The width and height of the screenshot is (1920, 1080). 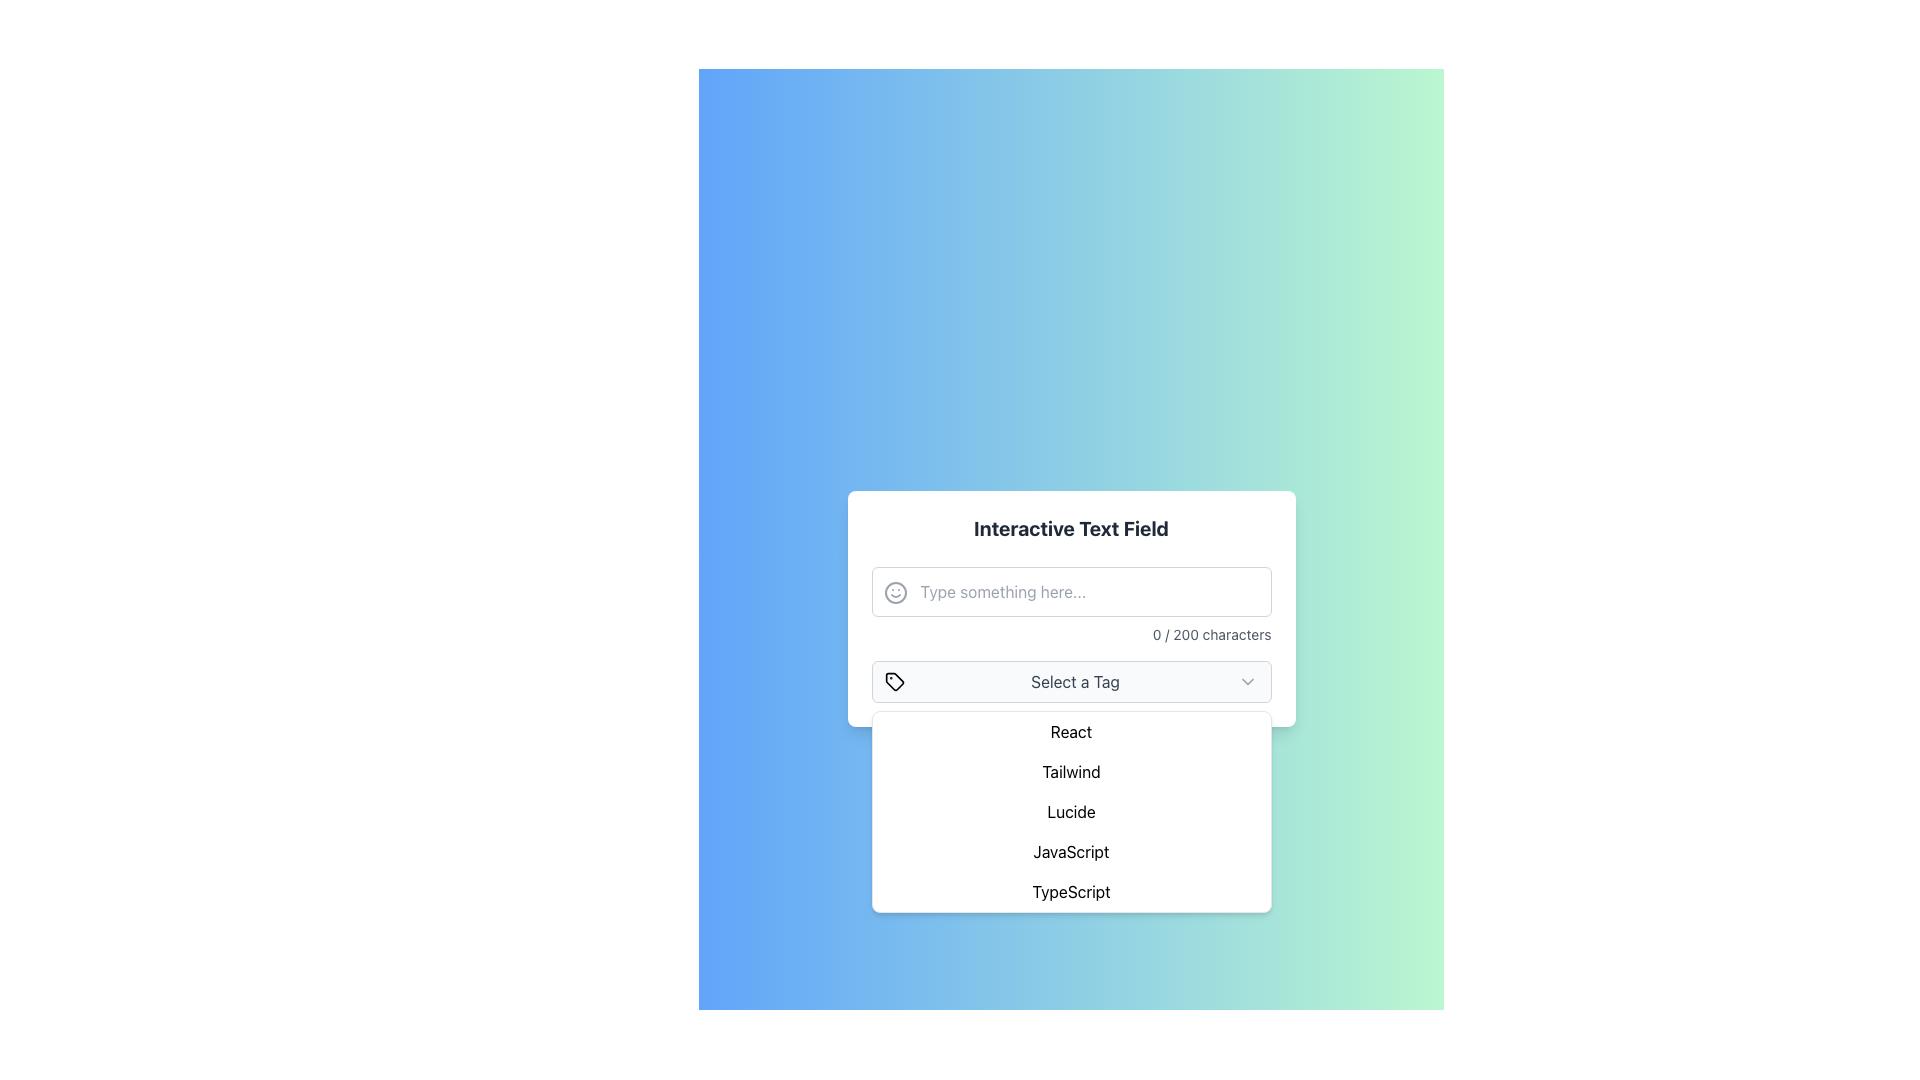 What do you see at coordinates (893, 681) in the screenshot?
I see `the tag-shaped icon located to the left of the 'Select a Tag' dropdown menu, which symbolizes tagging or categorization` at bounding box center [893, 681].